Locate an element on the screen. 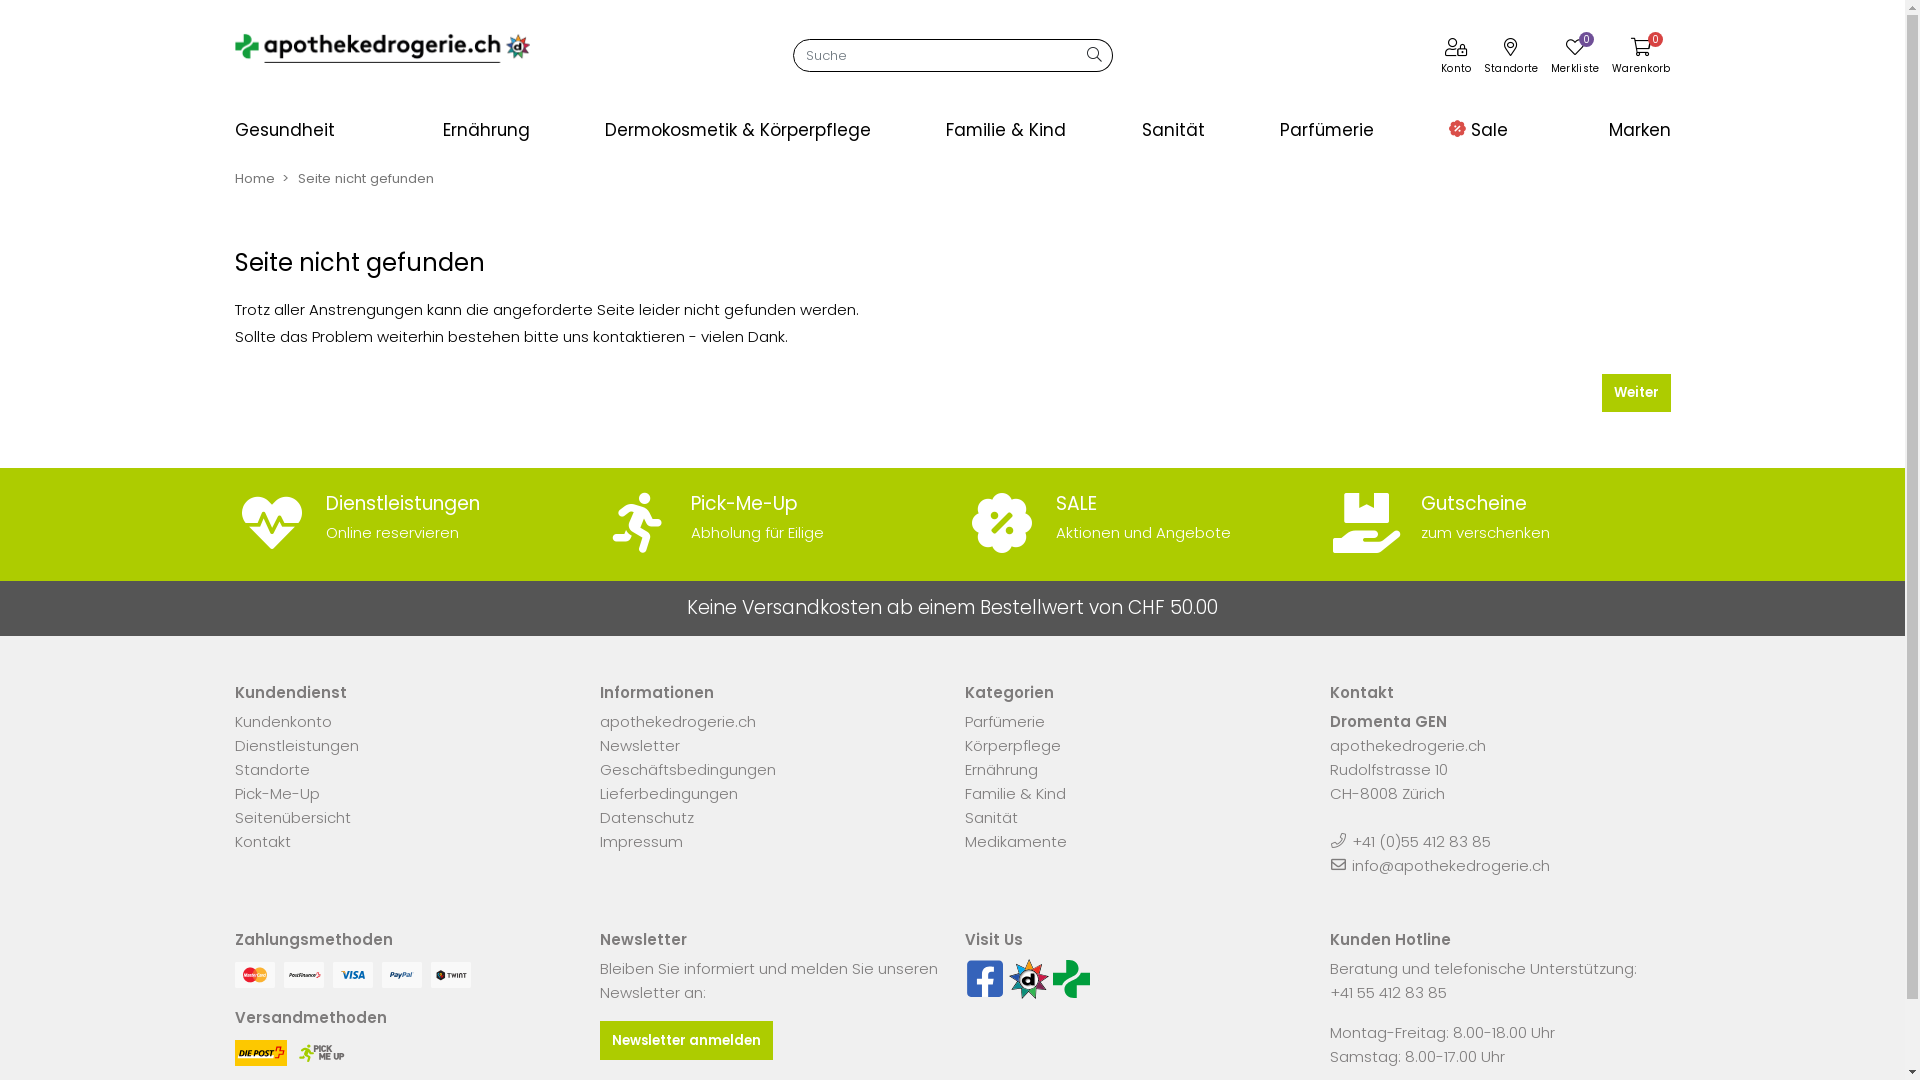  'Lieferbedingungen' is located at coordinates (599, 792).